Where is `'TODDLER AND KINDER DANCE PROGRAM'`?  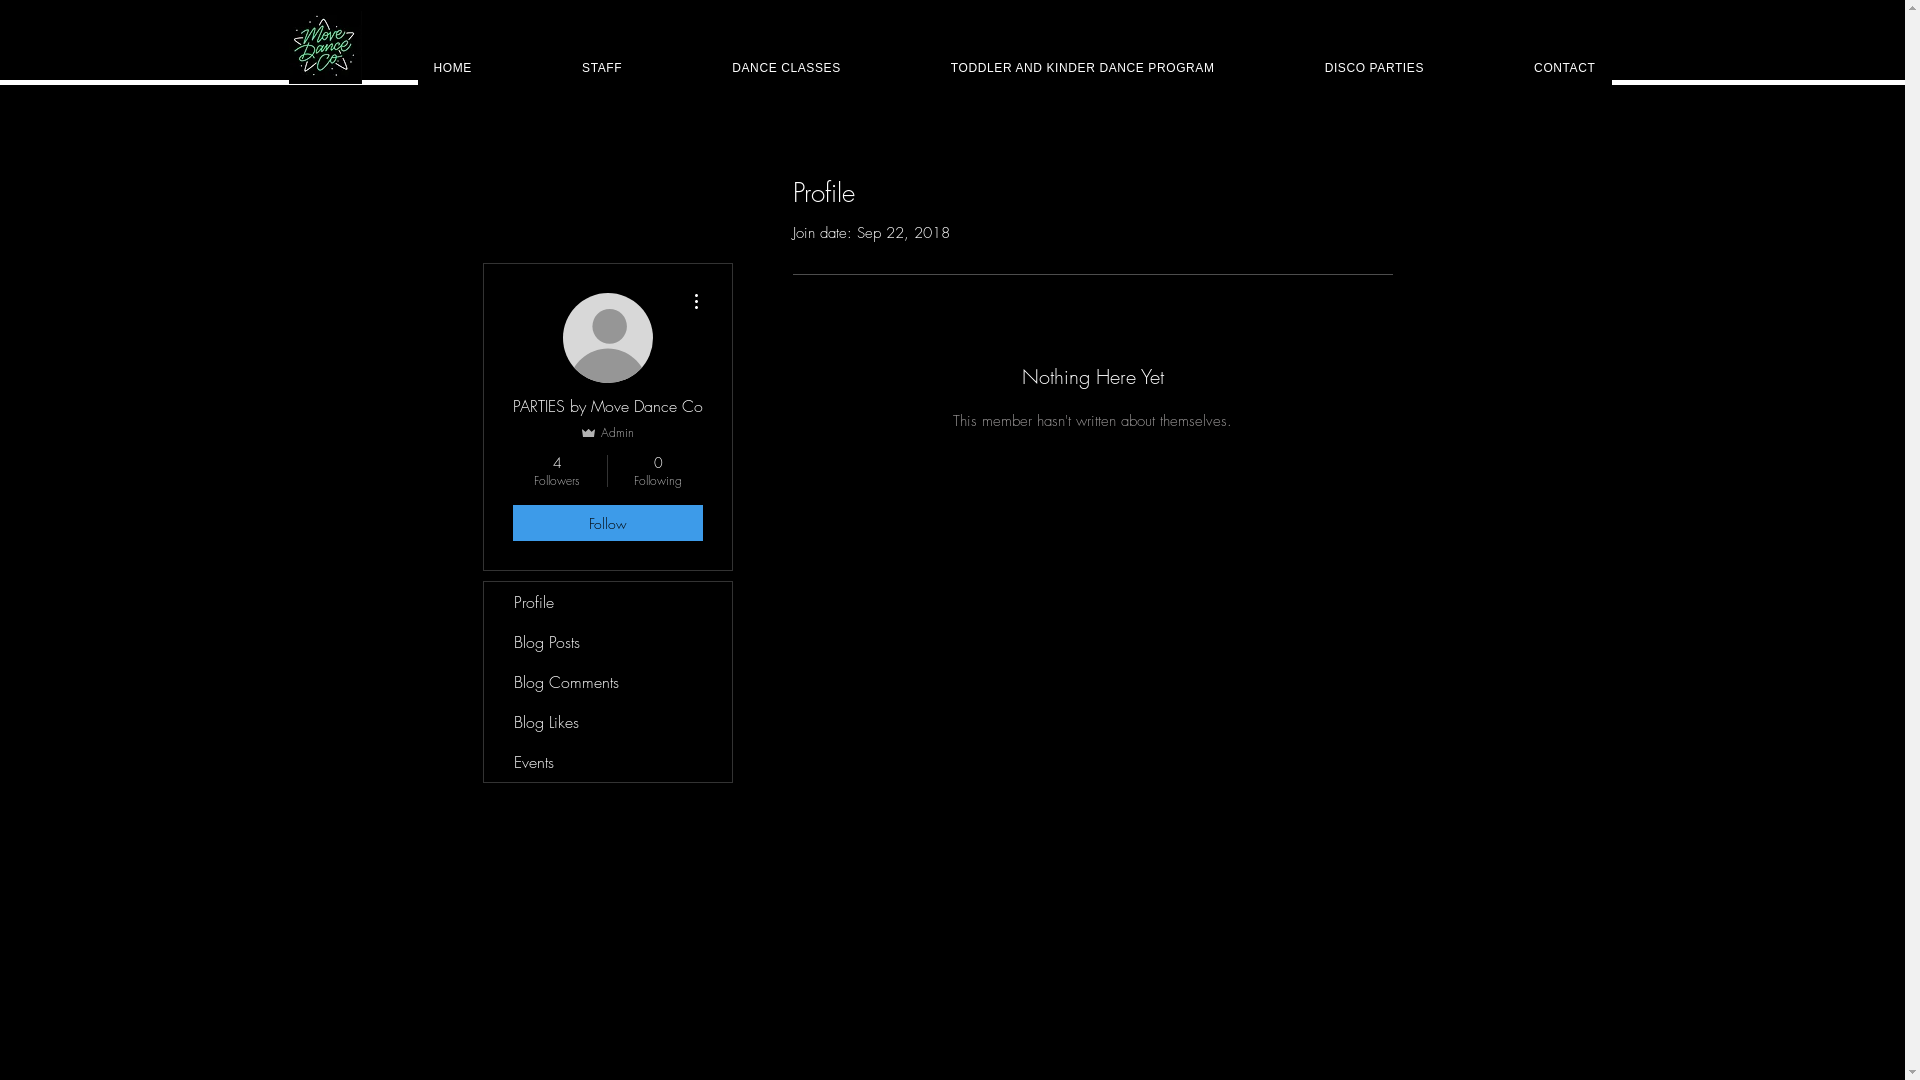 'TODDLER AND KINDER DANCE PROGRAM' is located at coordinates (1082, 67).